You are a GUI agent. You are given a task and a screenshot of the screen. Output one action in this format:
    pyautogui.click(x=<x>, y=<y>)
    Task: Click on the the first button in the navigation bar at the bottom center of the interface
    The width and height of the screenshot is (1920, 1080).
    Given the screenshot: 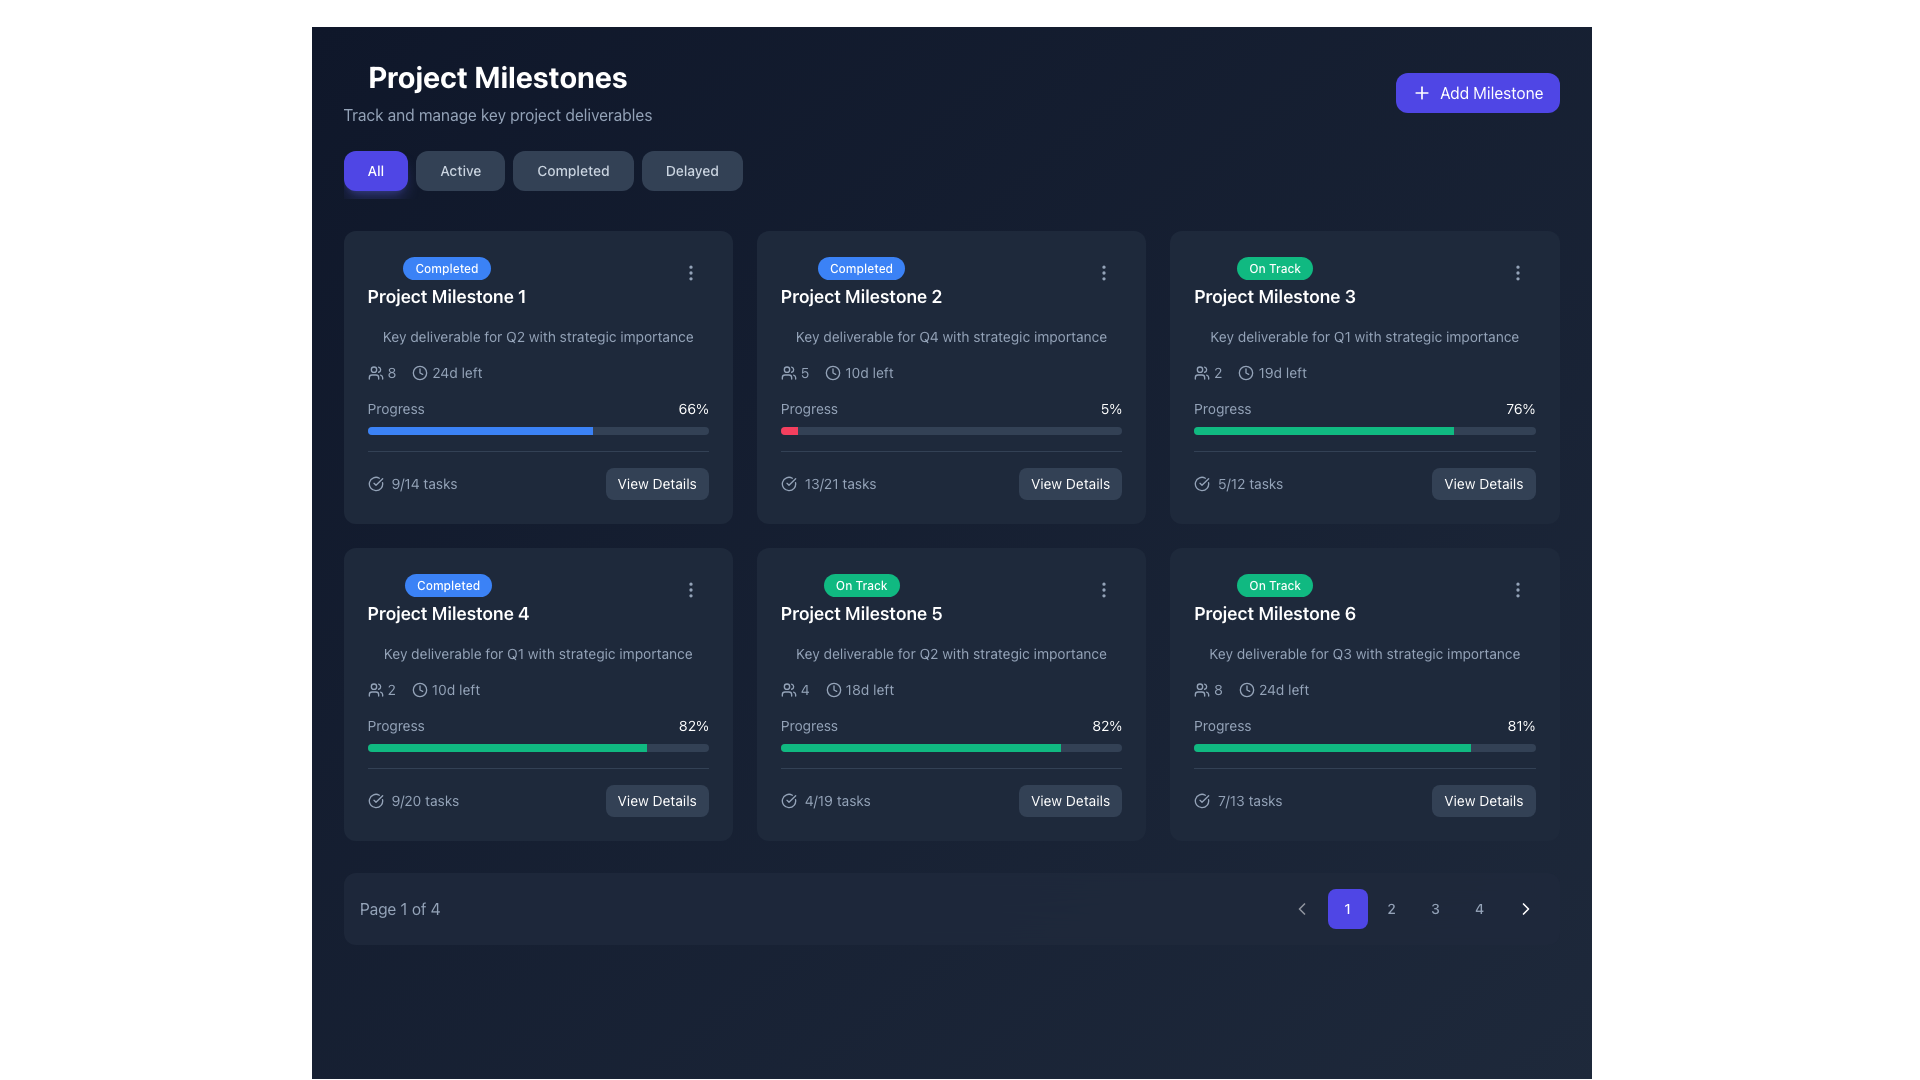 What is the action you would take?
    pyautogui.click(x=1347, y=909)
    